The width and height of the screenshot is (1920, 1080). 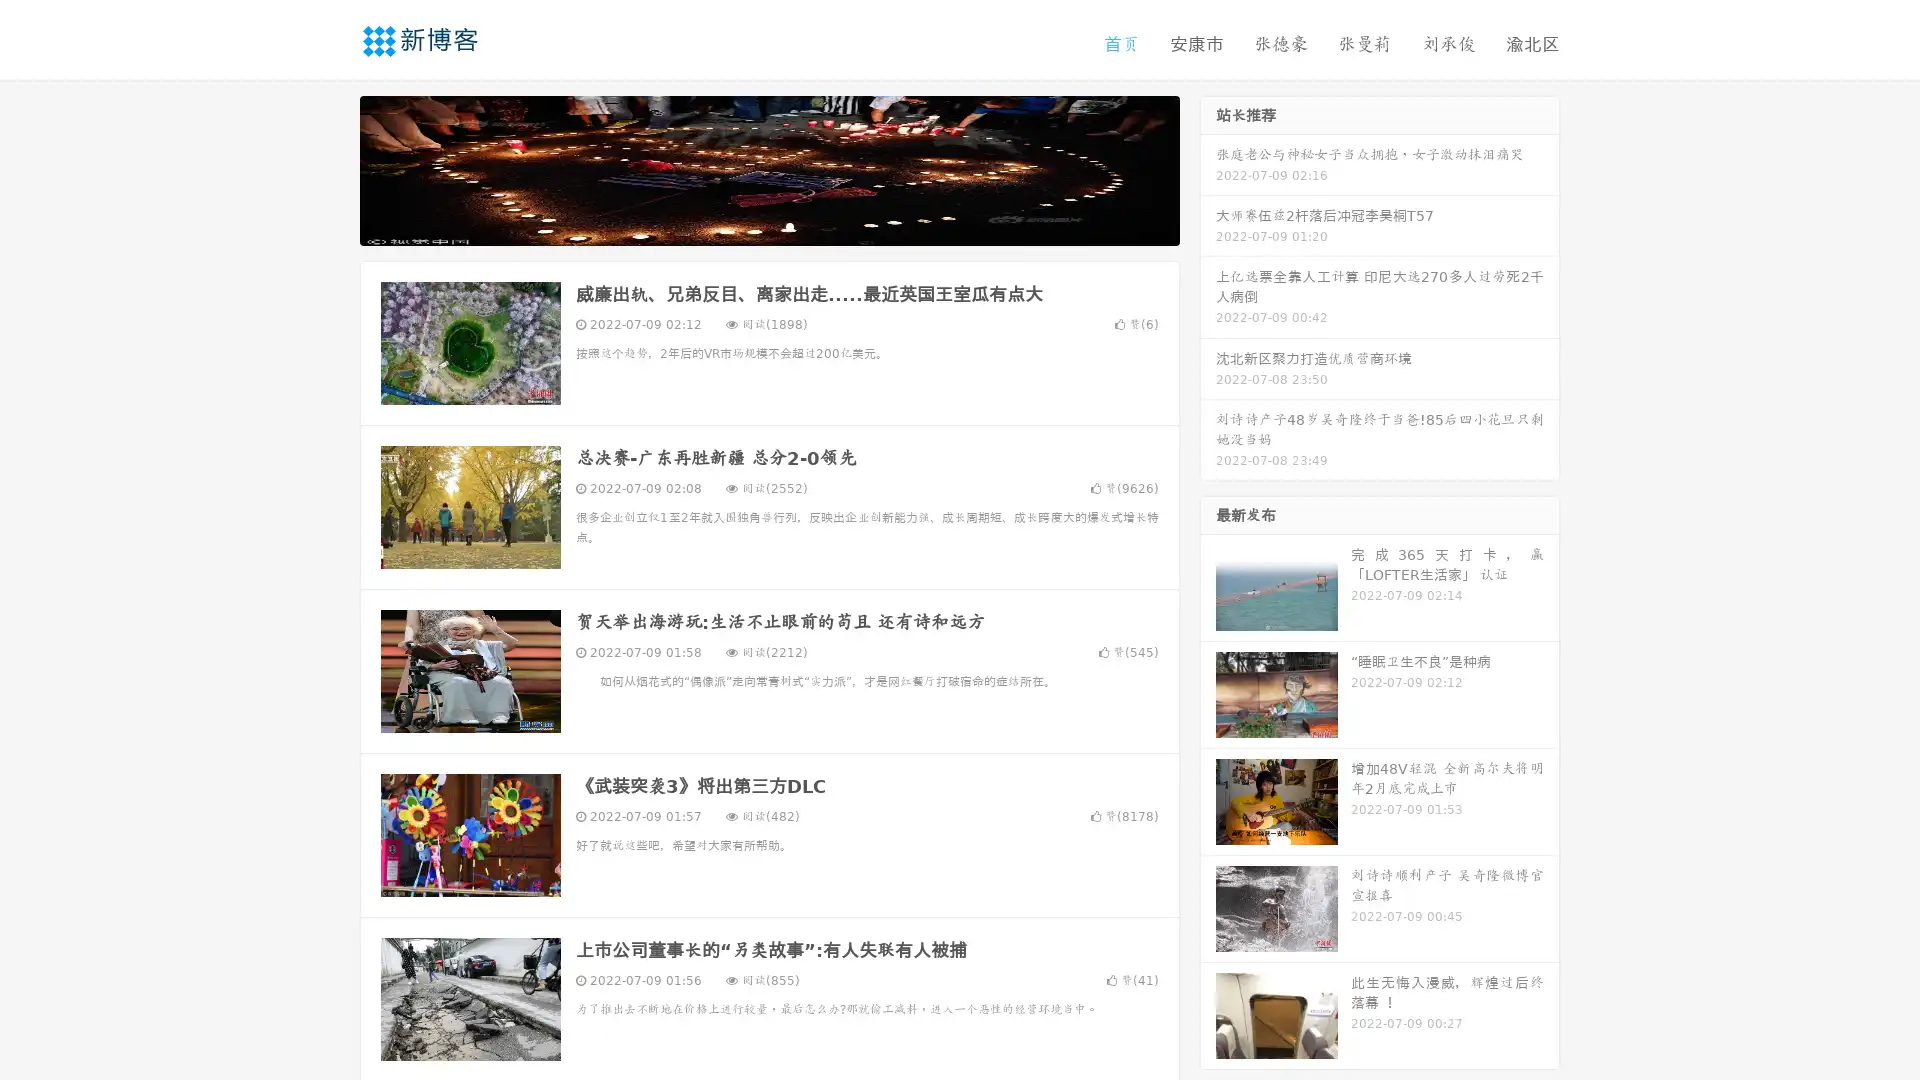 What do you see at coordinates (1208, 168) in the screenshot?
I see `Next slide` at bounding box center [1208, 168].